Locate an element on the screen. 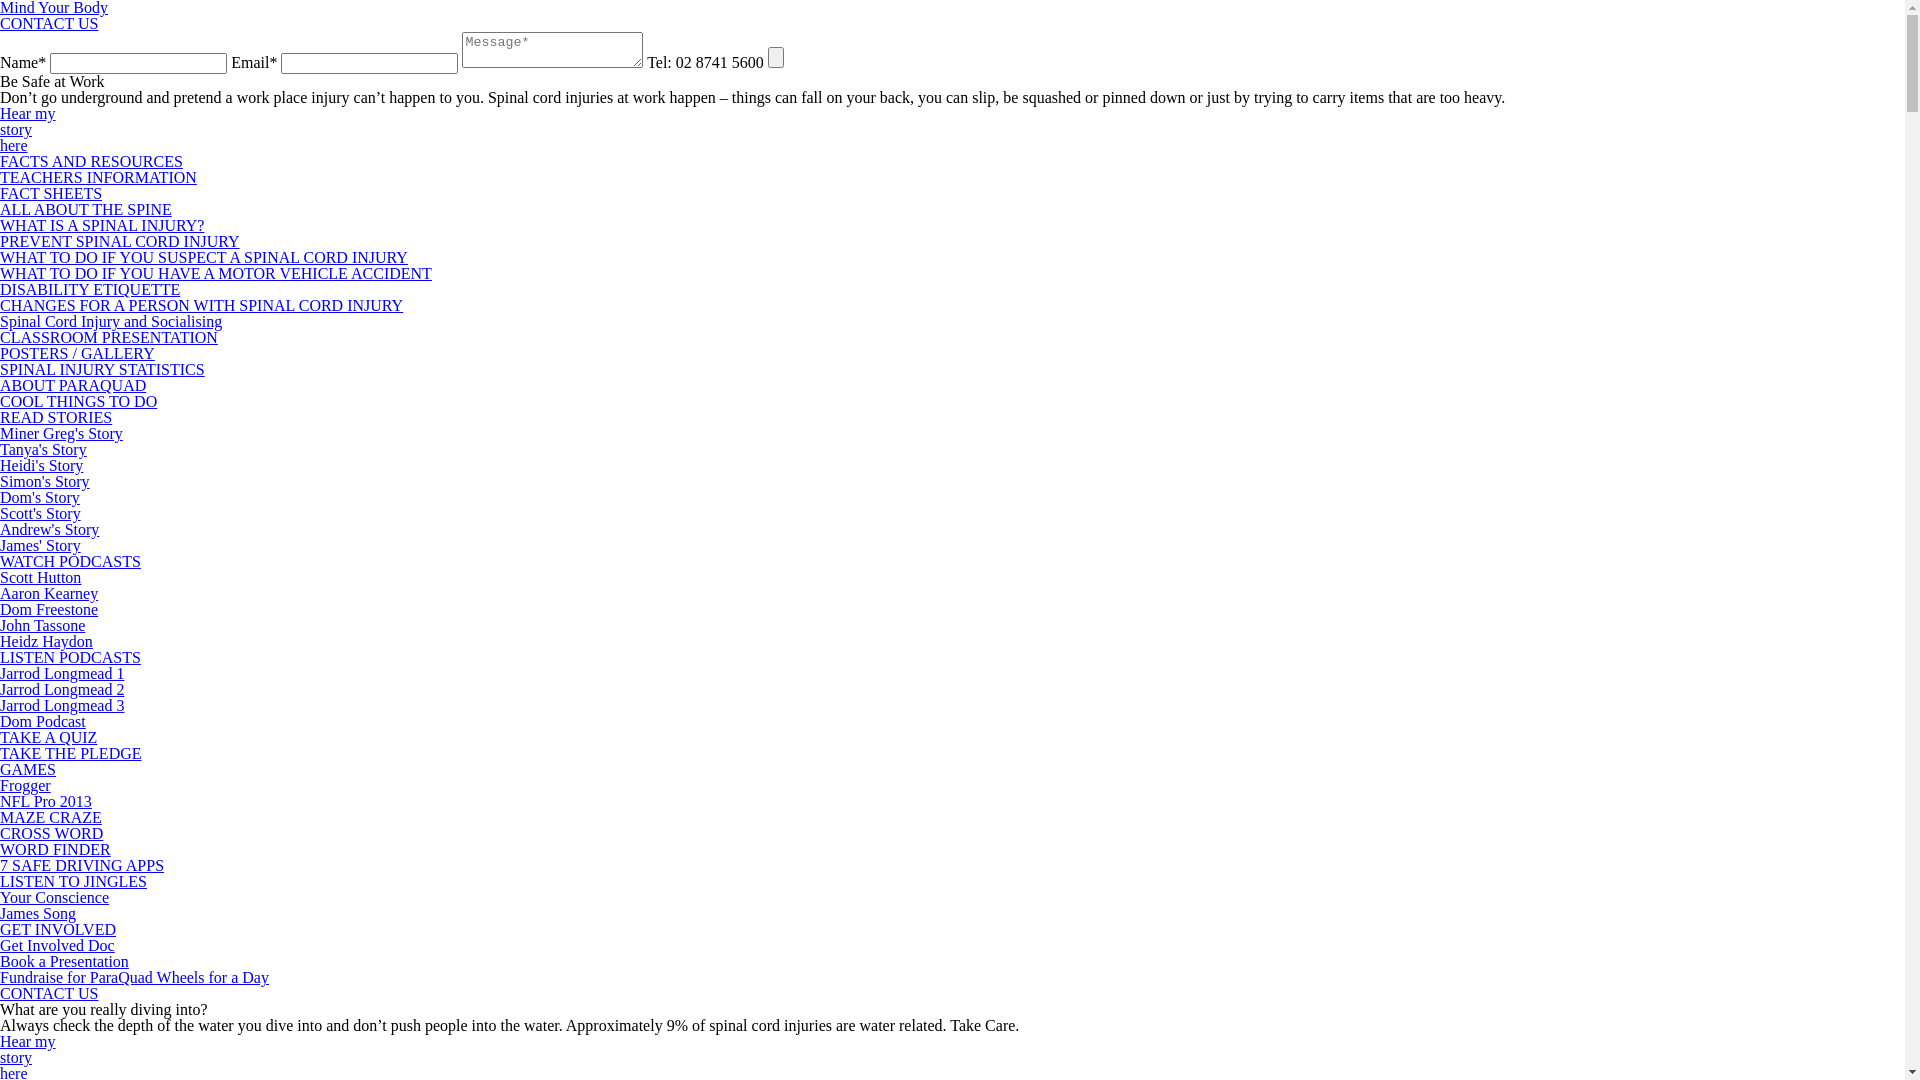 The height and width of the screenshot is (1080, 1920). 'POSTERS / GALLERY' is located at coordinates (77, 352).